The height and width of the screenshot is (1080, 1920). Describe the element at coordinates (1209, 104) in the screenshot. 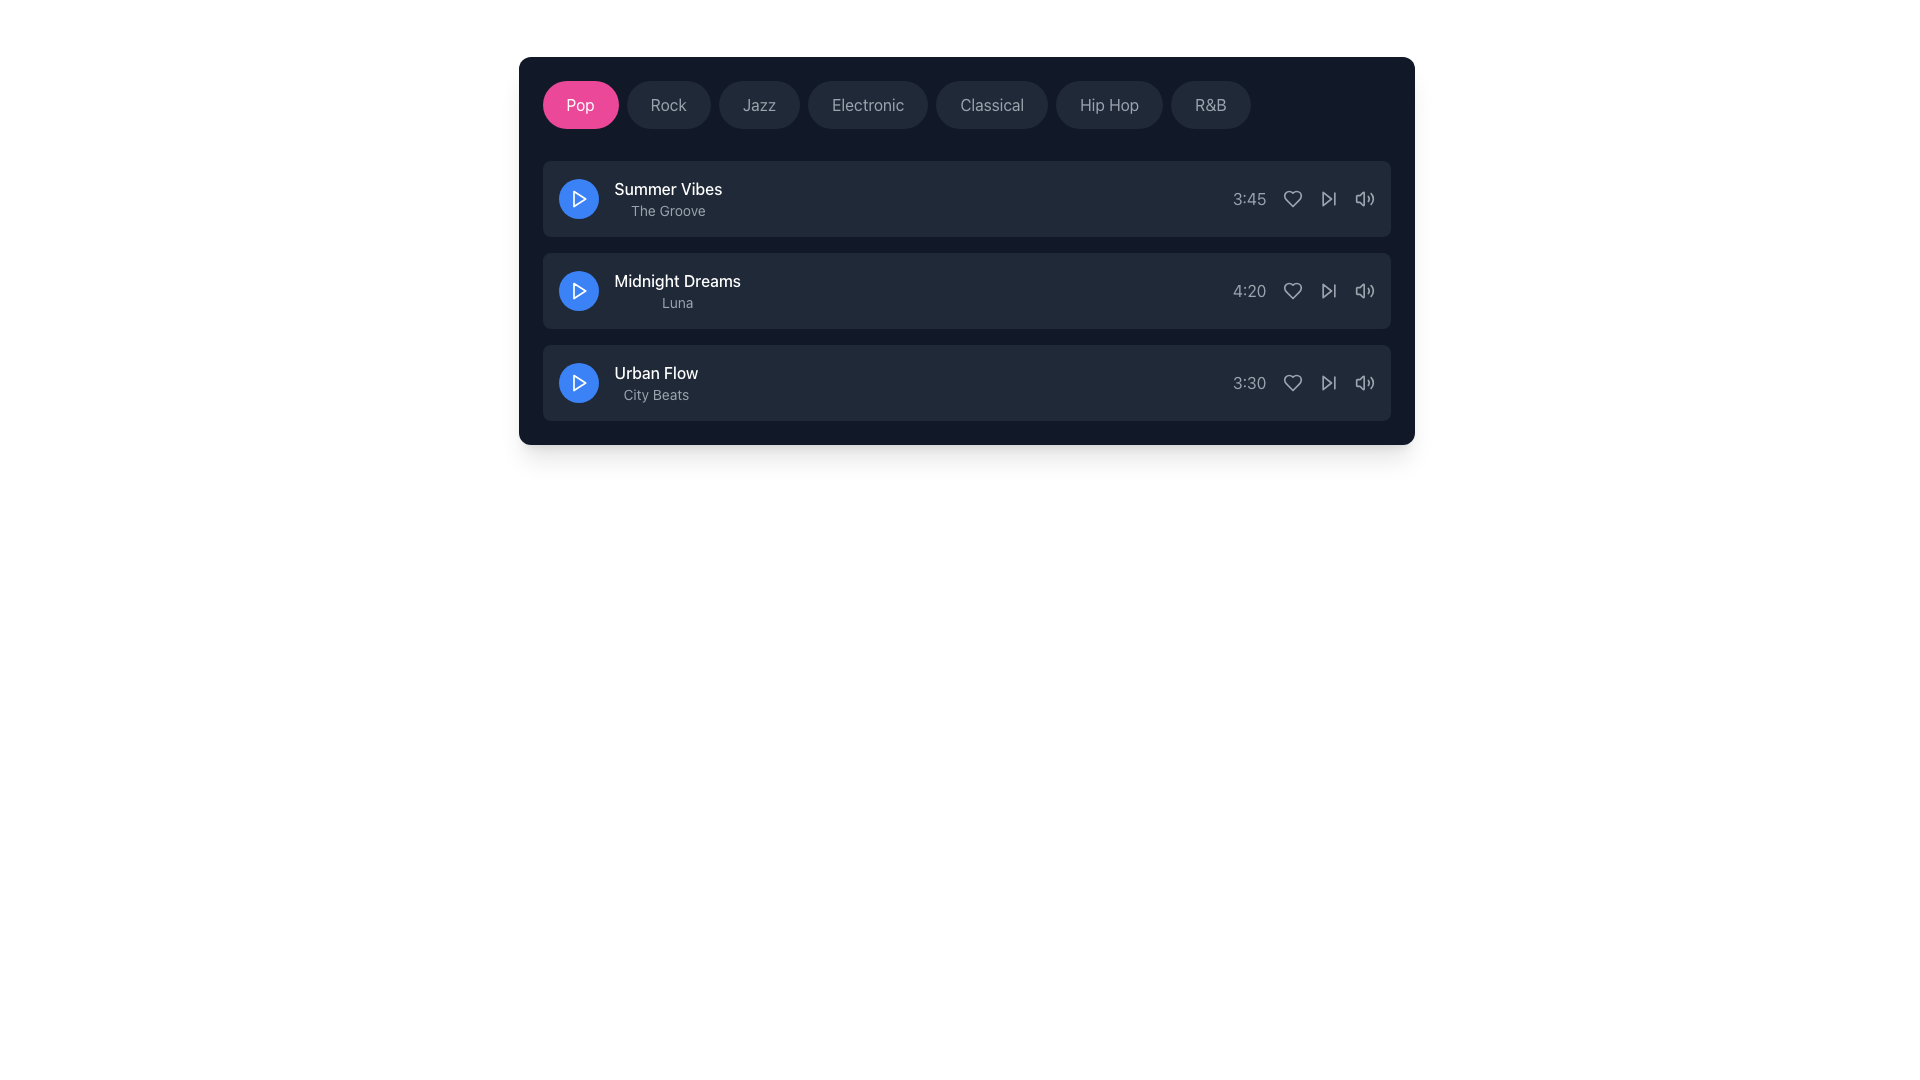

I see `the 'R&B' pill-shaped button with dark background and light gray text` at that location.